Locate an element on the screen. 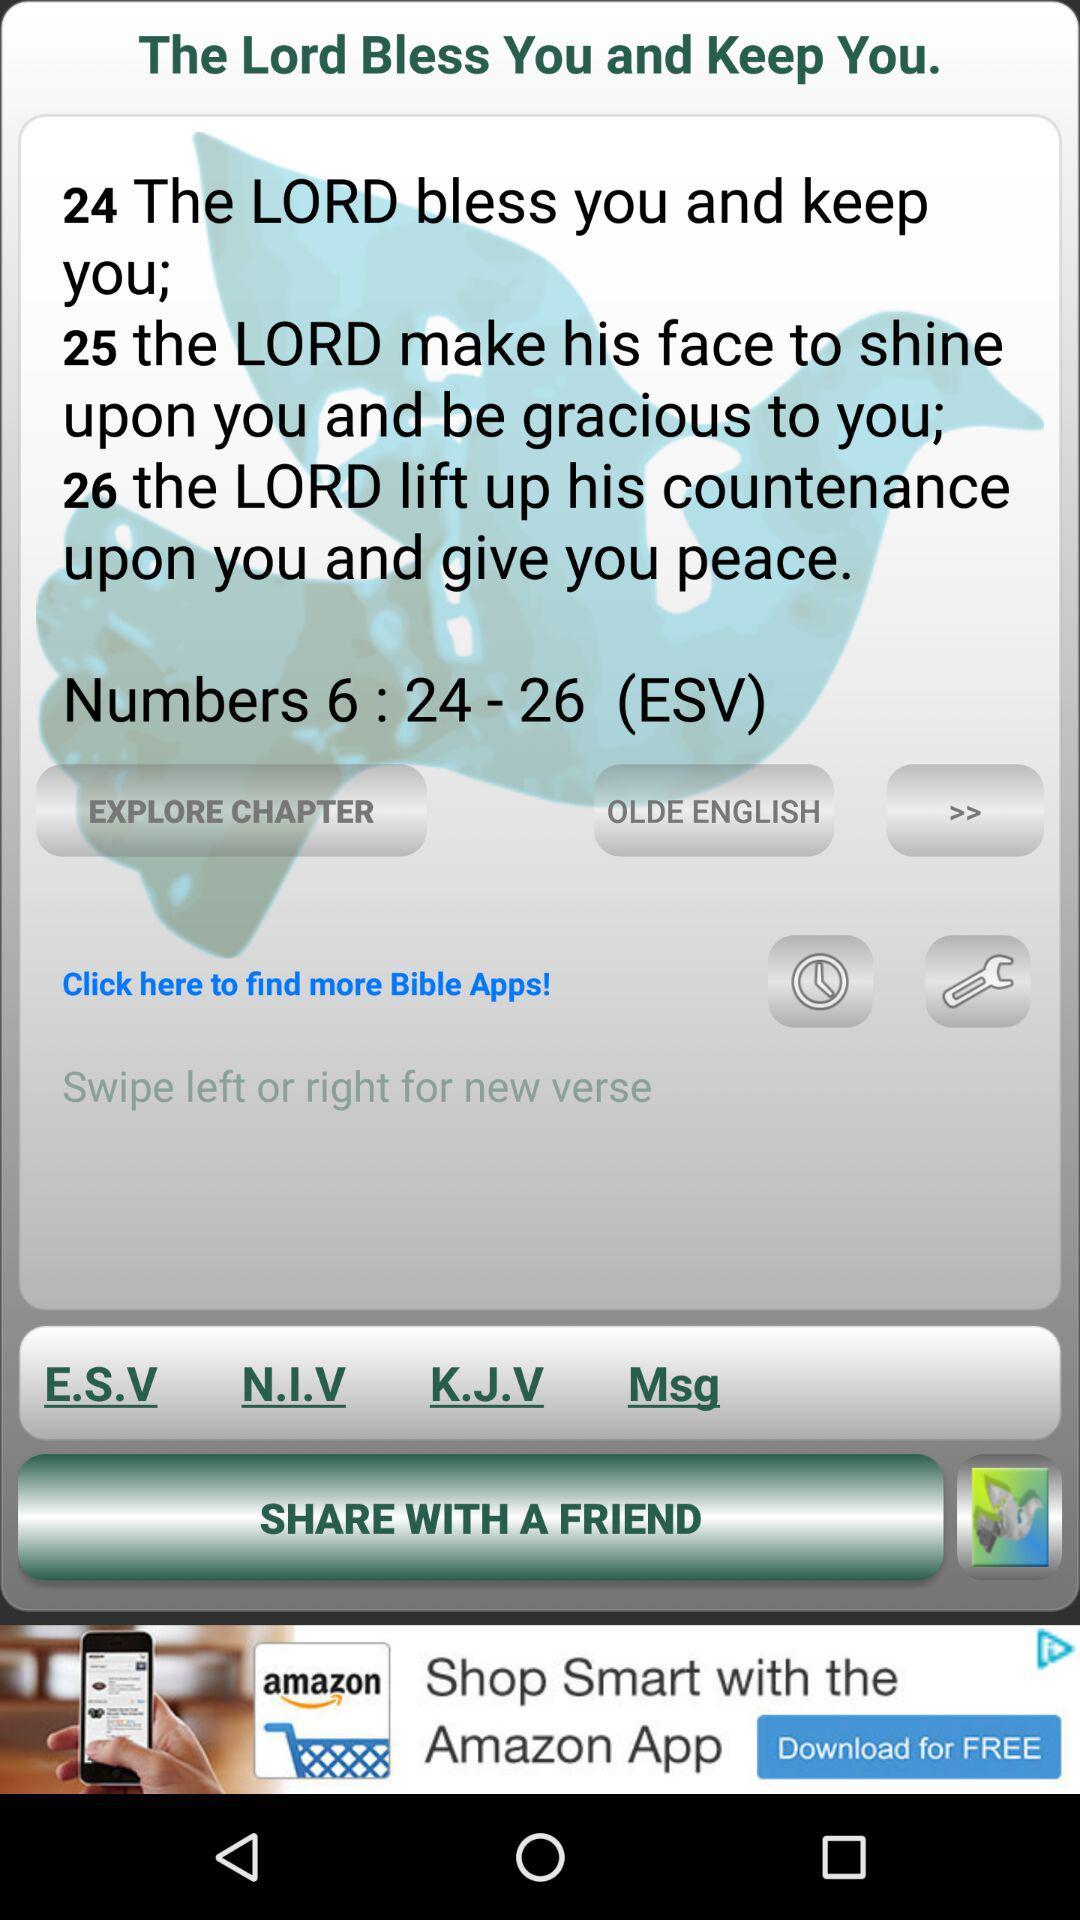  the text below explore chapter is located at coordinates (306, 983).